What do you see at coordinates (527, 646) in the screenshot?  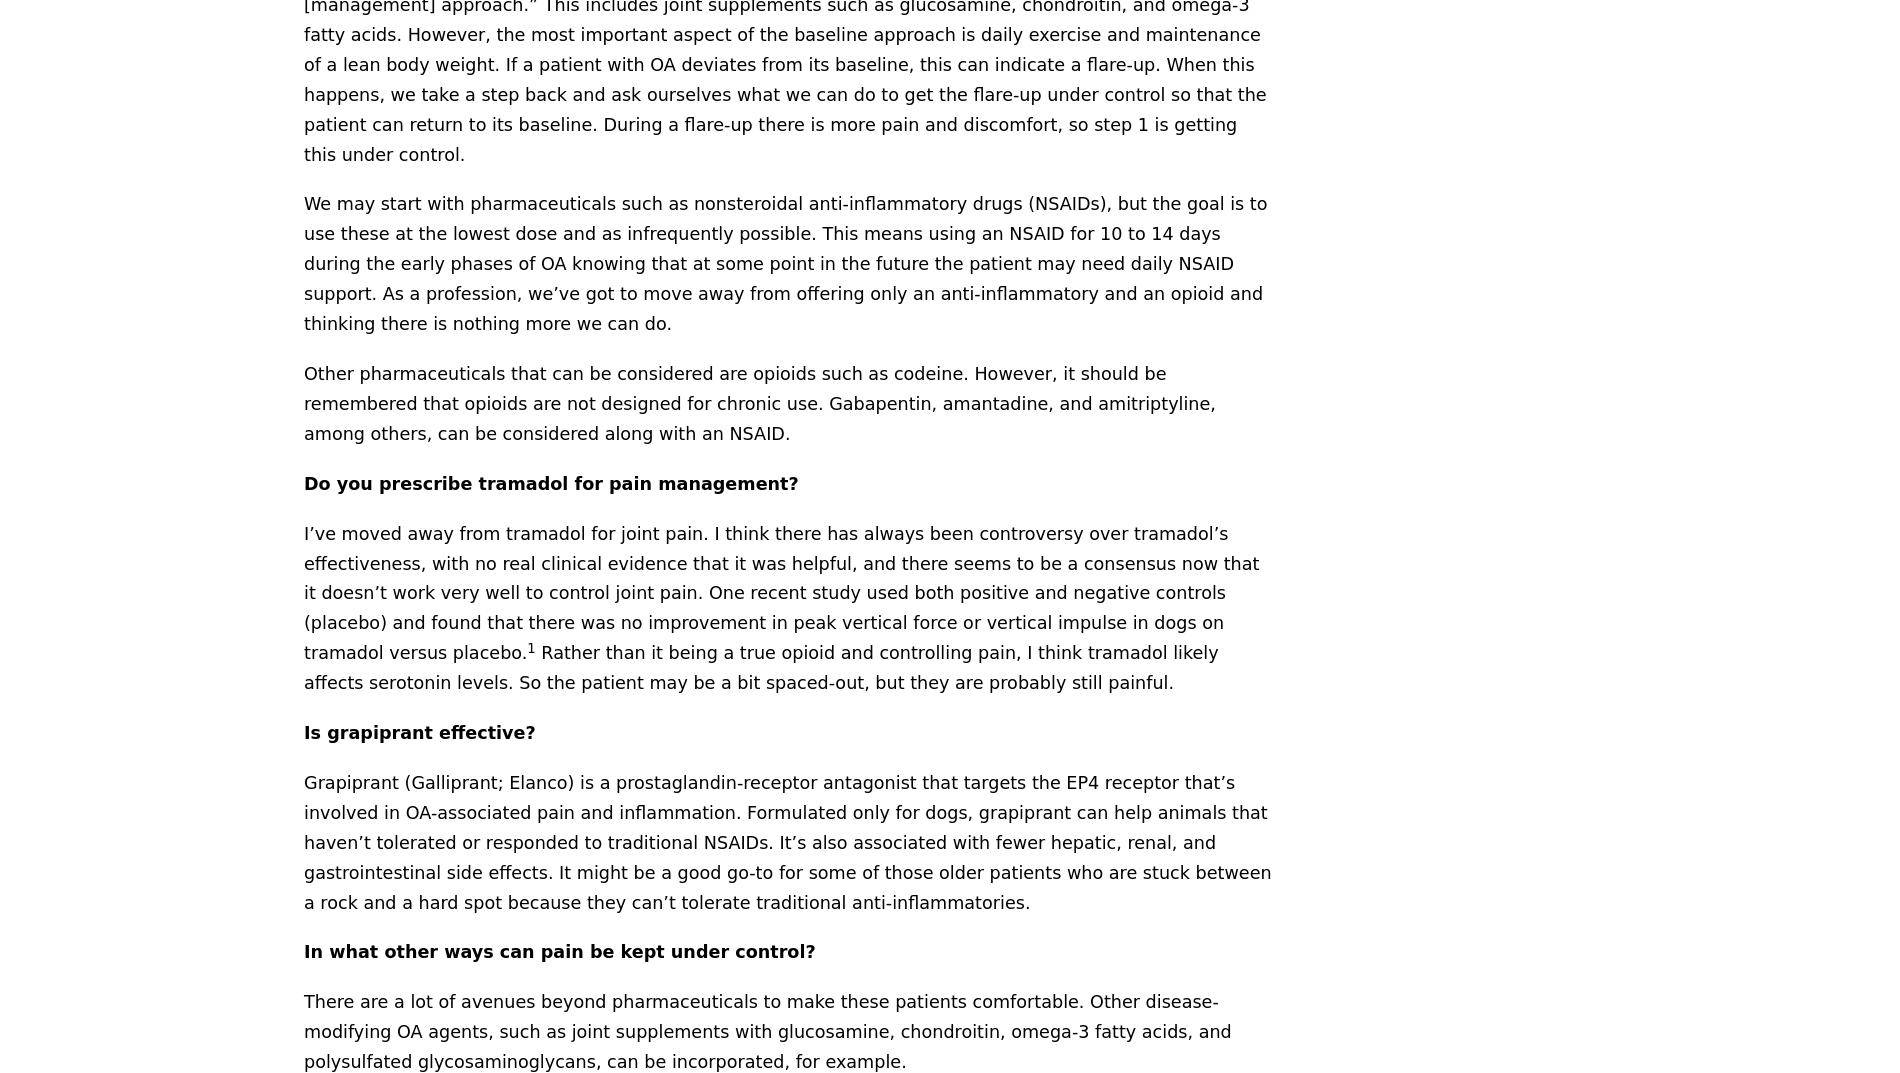 I see `'1'` at bounding box center [527, 646].